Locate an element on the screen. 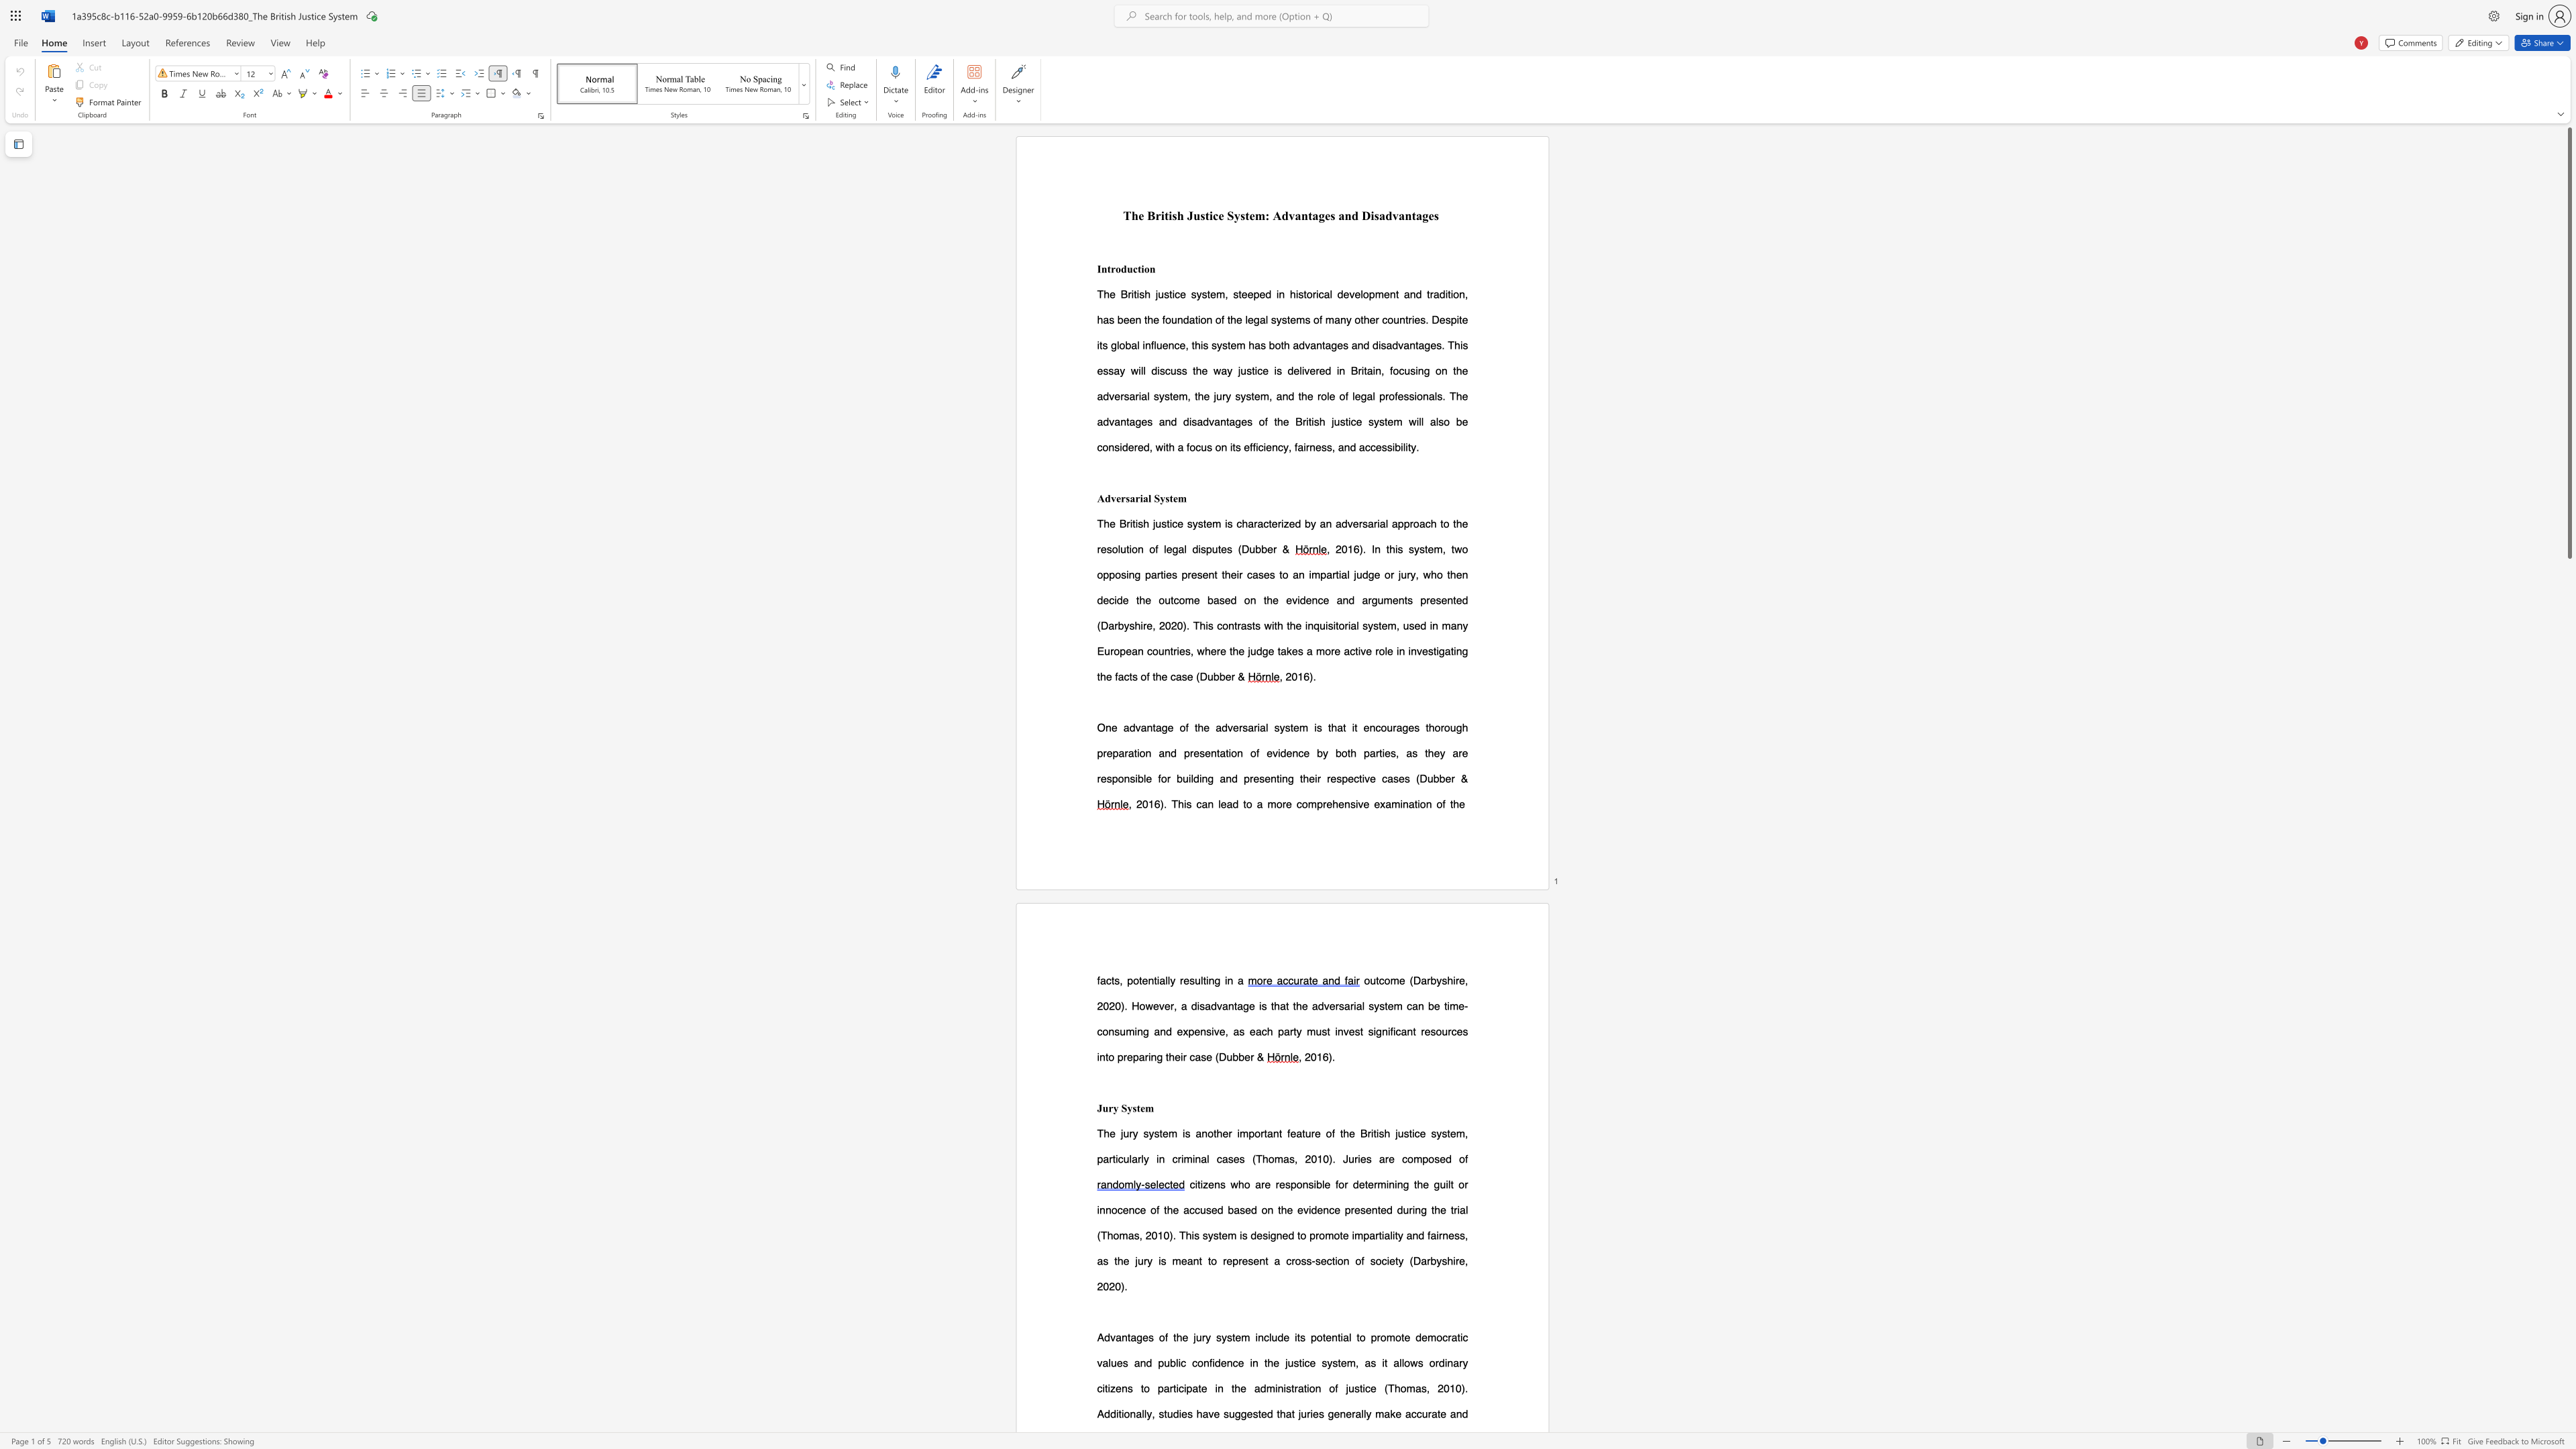 The height and width of the screenshot is (1449, 2576). the 10th character "e" in the text is located at coordinates (1223, 547).